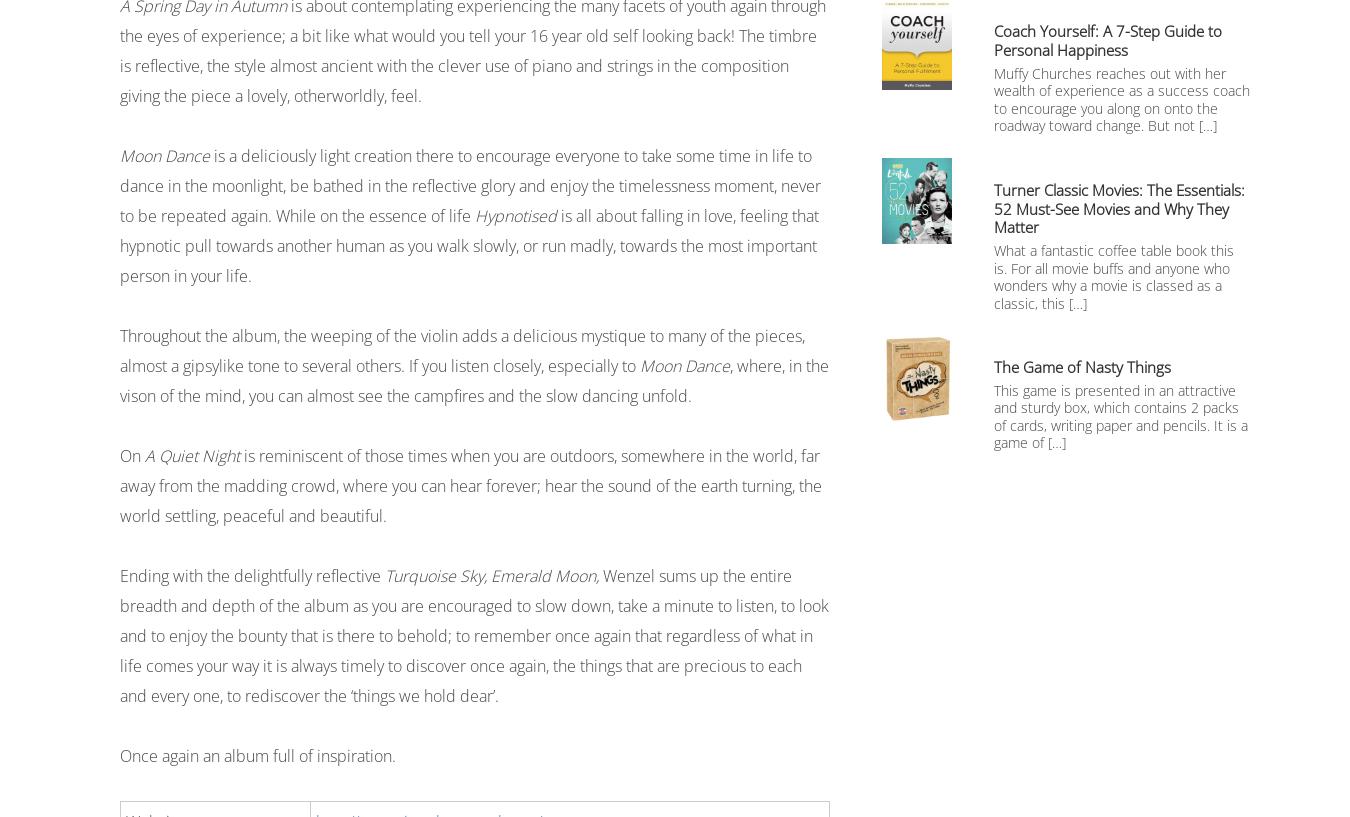 This screenshot has height=817, width=1350. Describe the element at coordinates (1121, 416) in the screenshot. I see `'This game is presented in an attractive and sturdy box, which contains 2 packs of cards, writing paper and pencils. It is a game of […]'` at that location.